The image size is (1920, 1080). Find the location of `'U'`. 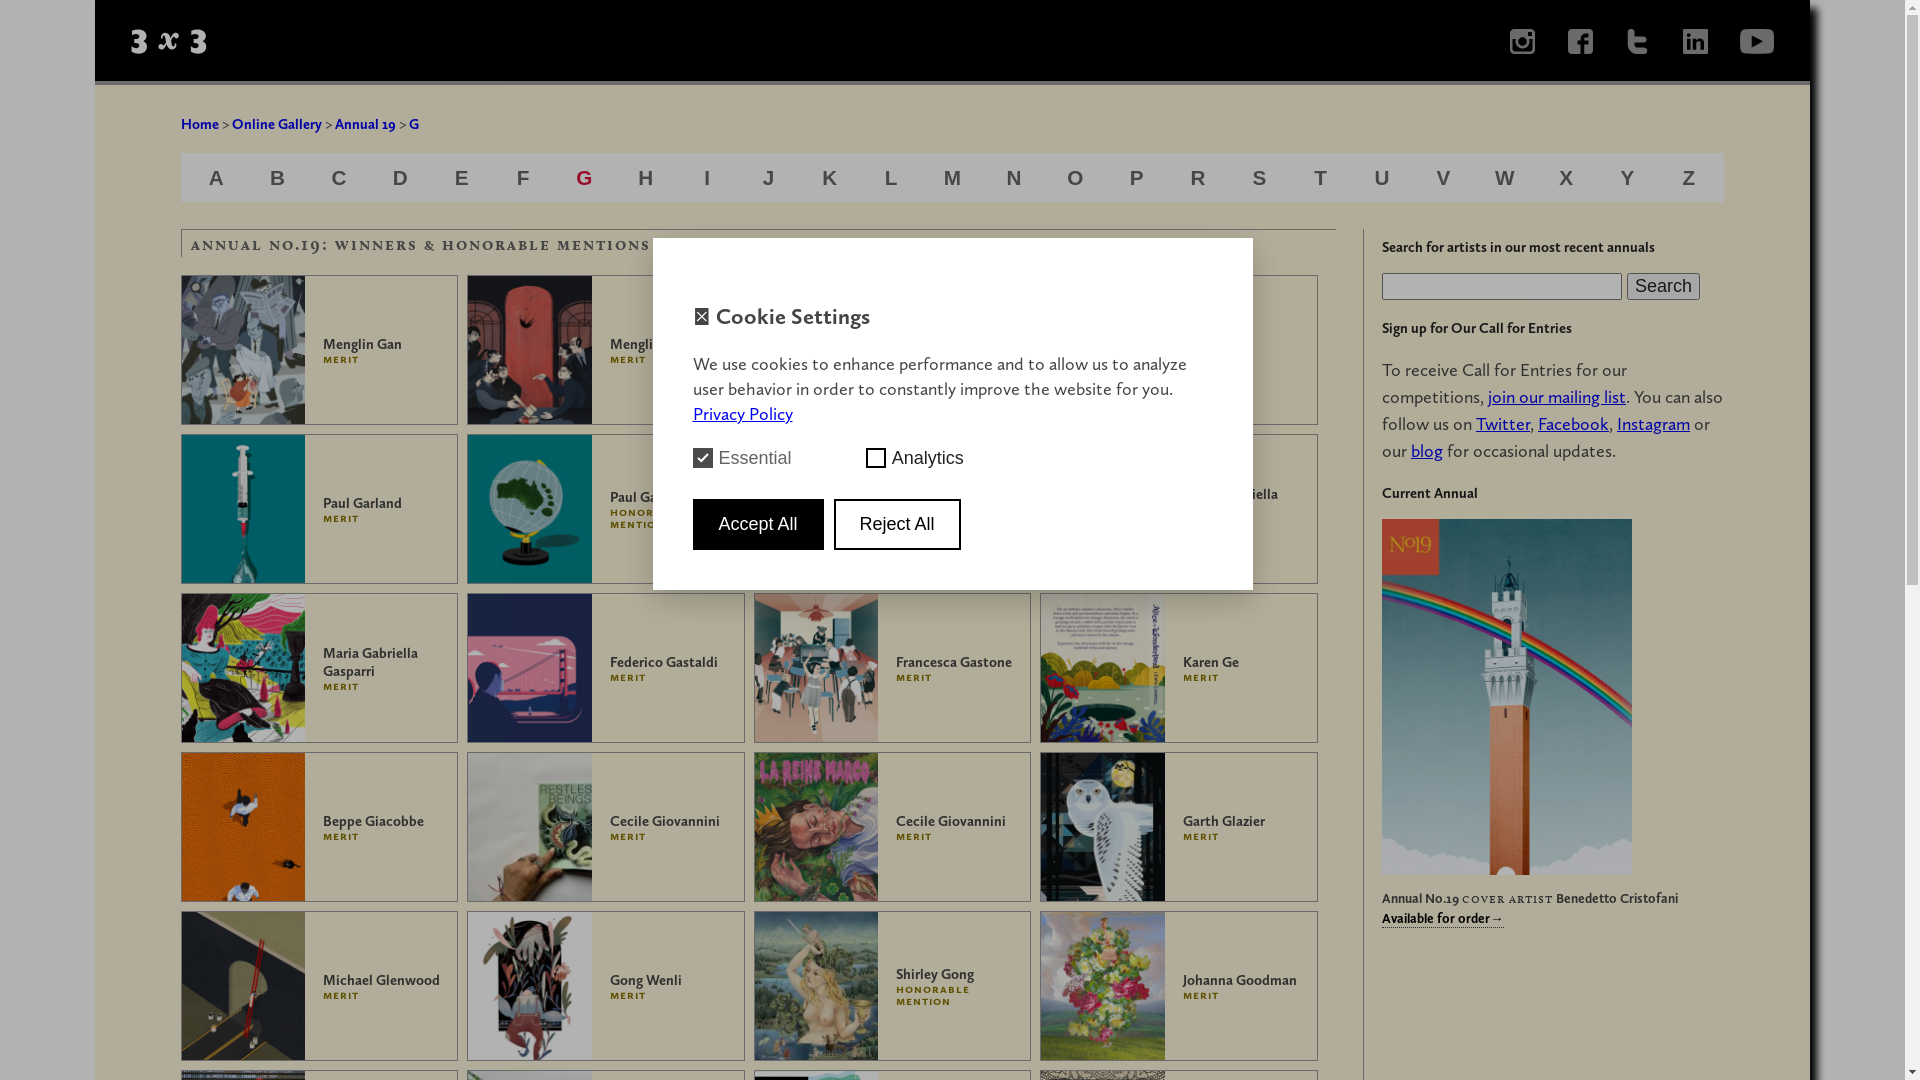

'U' is located at coordinates (1381, 176).